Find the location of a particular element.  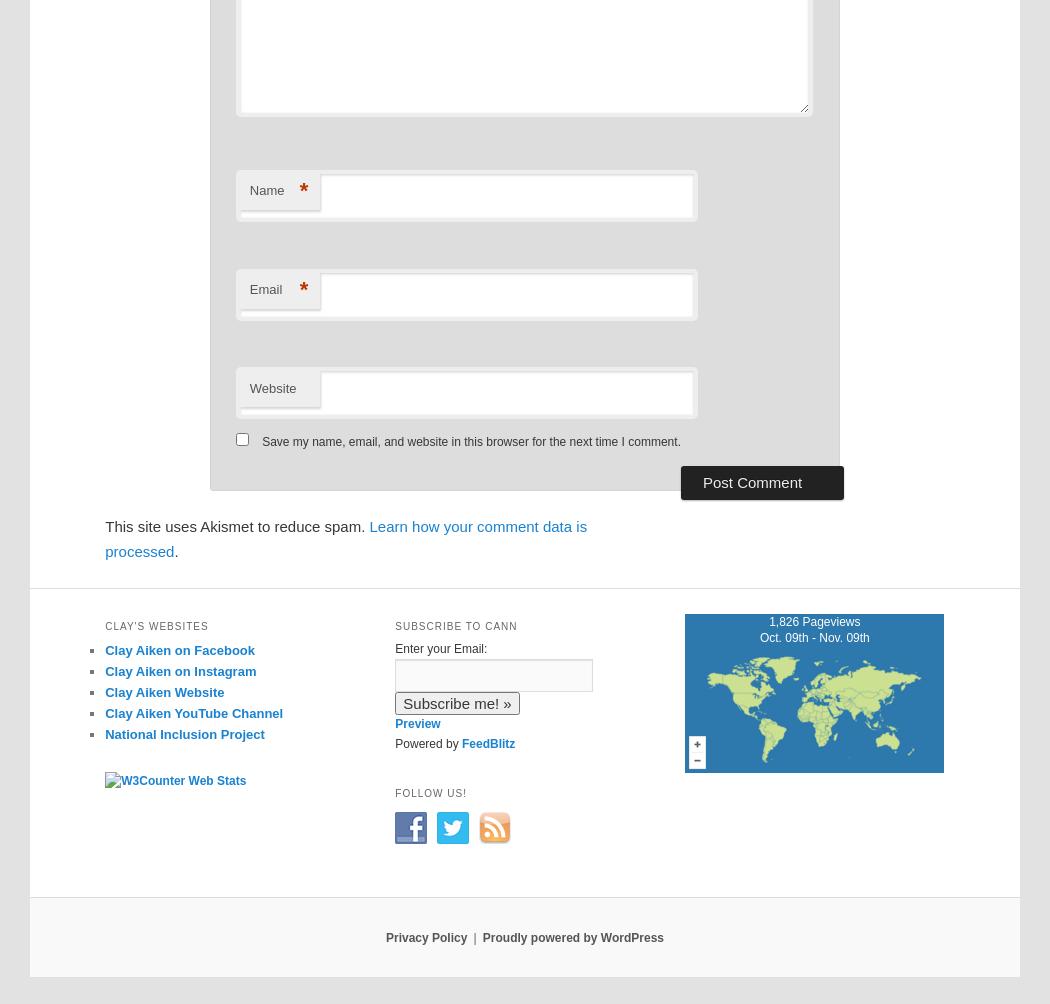

'Oct. 09th - Nov. 09th' is located at coordinates (812, 636).